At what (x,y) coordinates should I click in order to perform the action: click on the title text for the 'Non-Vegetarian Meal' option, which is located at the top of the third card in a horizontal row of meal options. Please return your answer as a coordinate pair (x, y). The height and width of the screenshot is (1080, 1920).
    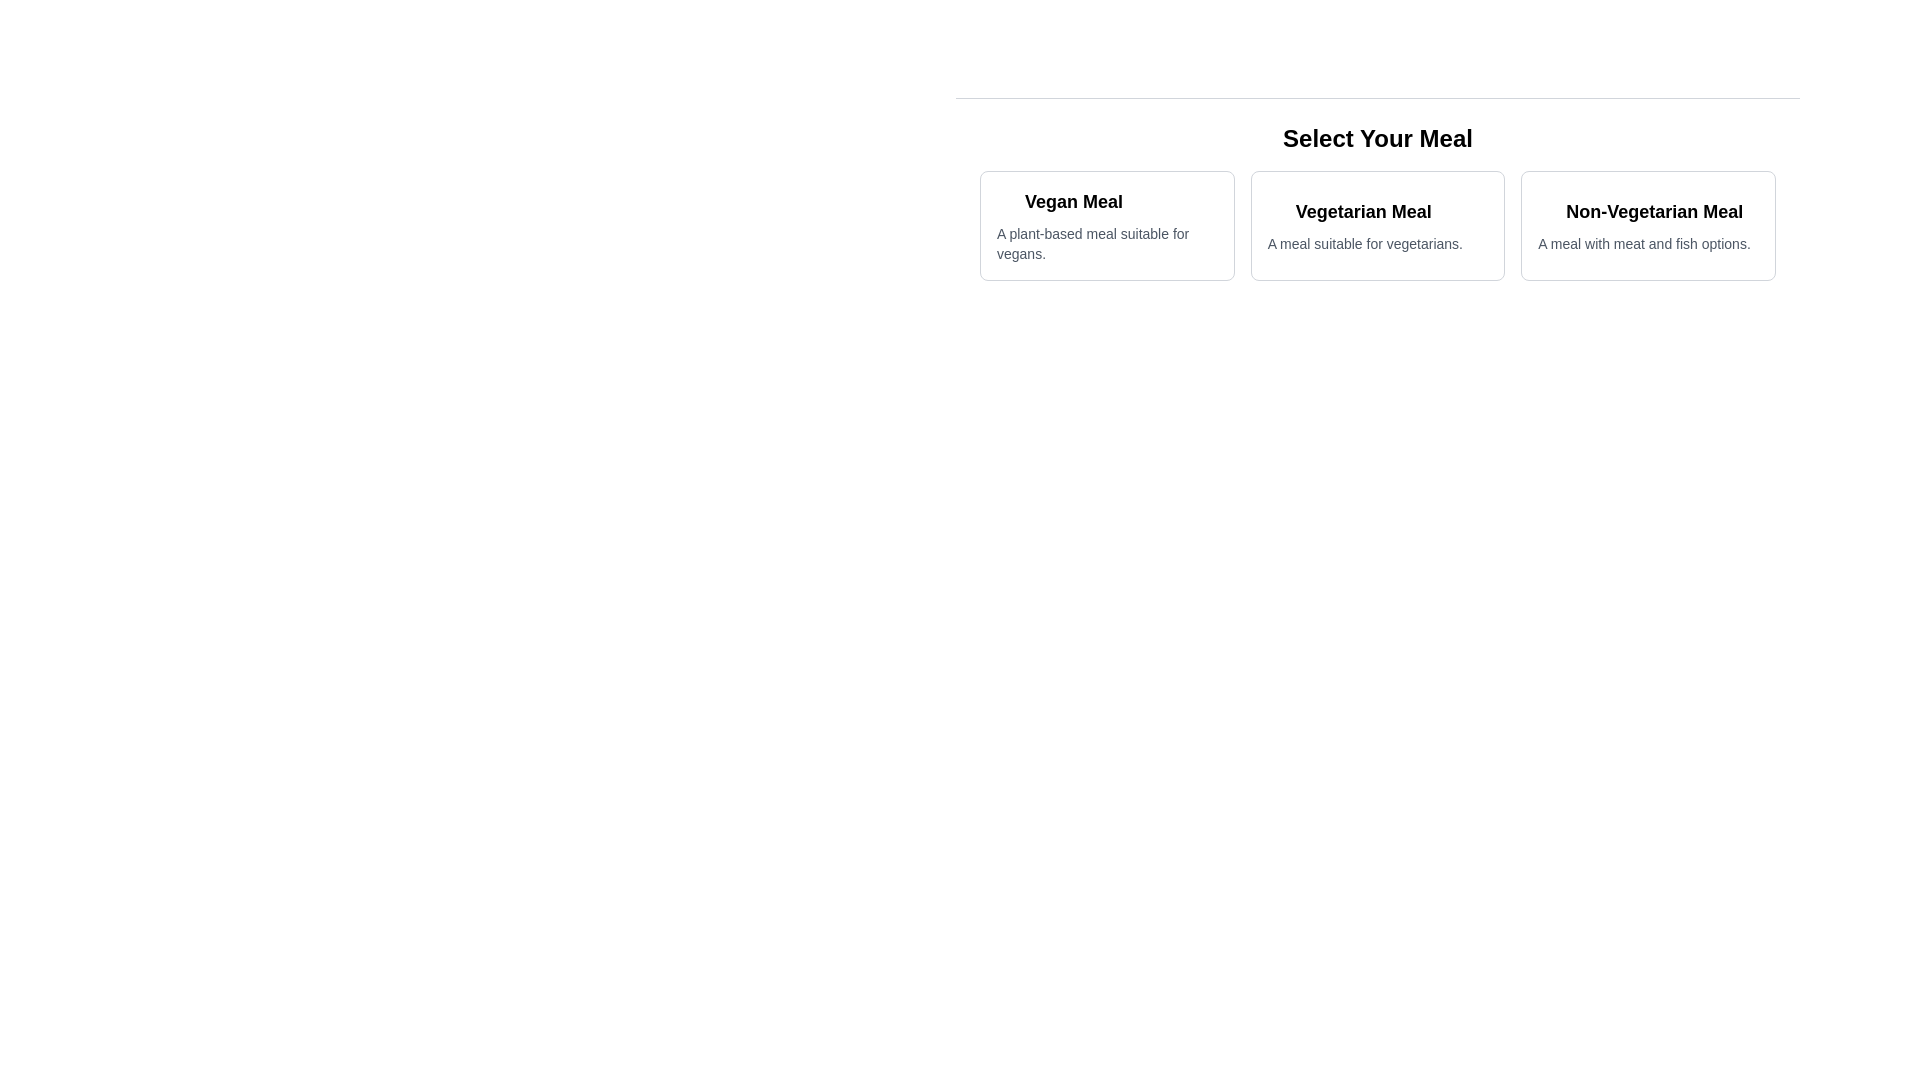
    Looking at the image, I should click on (1648, 212).